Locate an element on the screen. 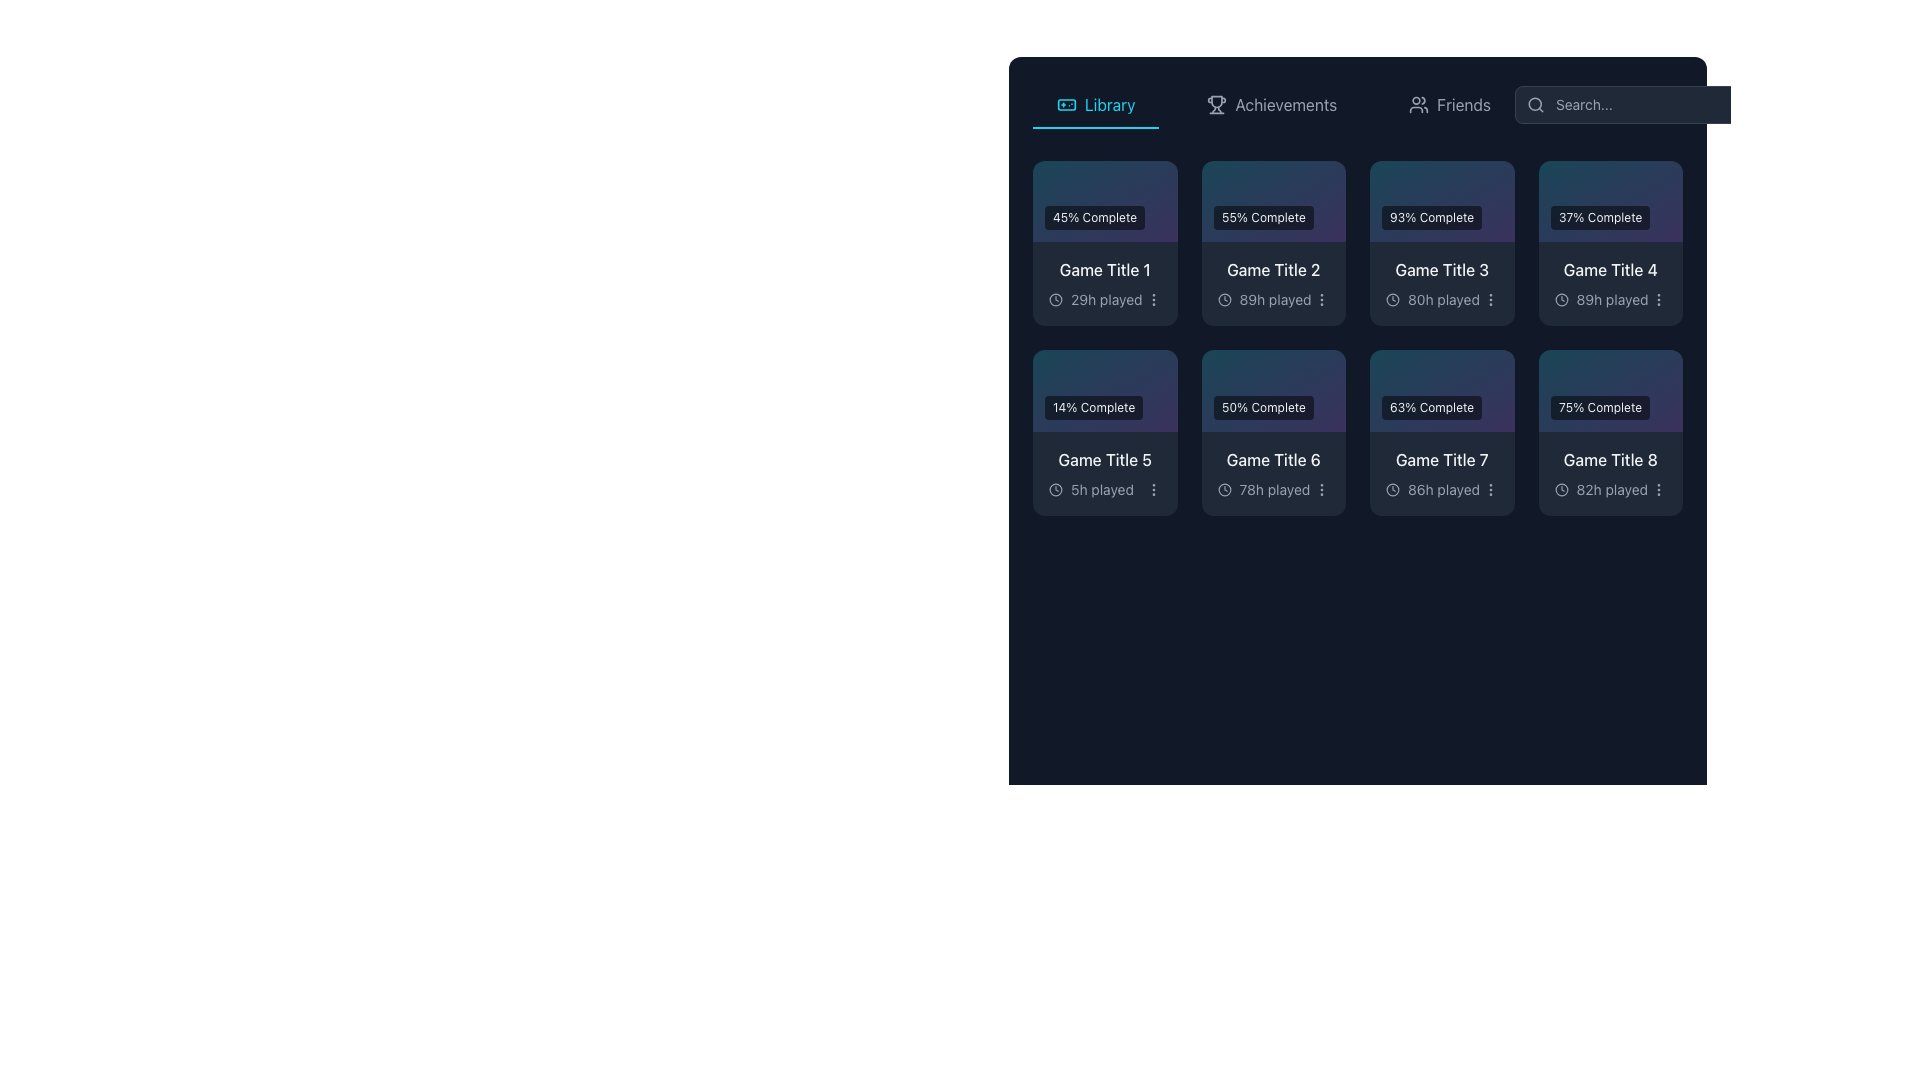 This screenshot has height=1080, width=1920. displayed information from the progress indicator that shows '55% Complete' with a gradient background from cyan to purple is located at coordinates (1272, 201).